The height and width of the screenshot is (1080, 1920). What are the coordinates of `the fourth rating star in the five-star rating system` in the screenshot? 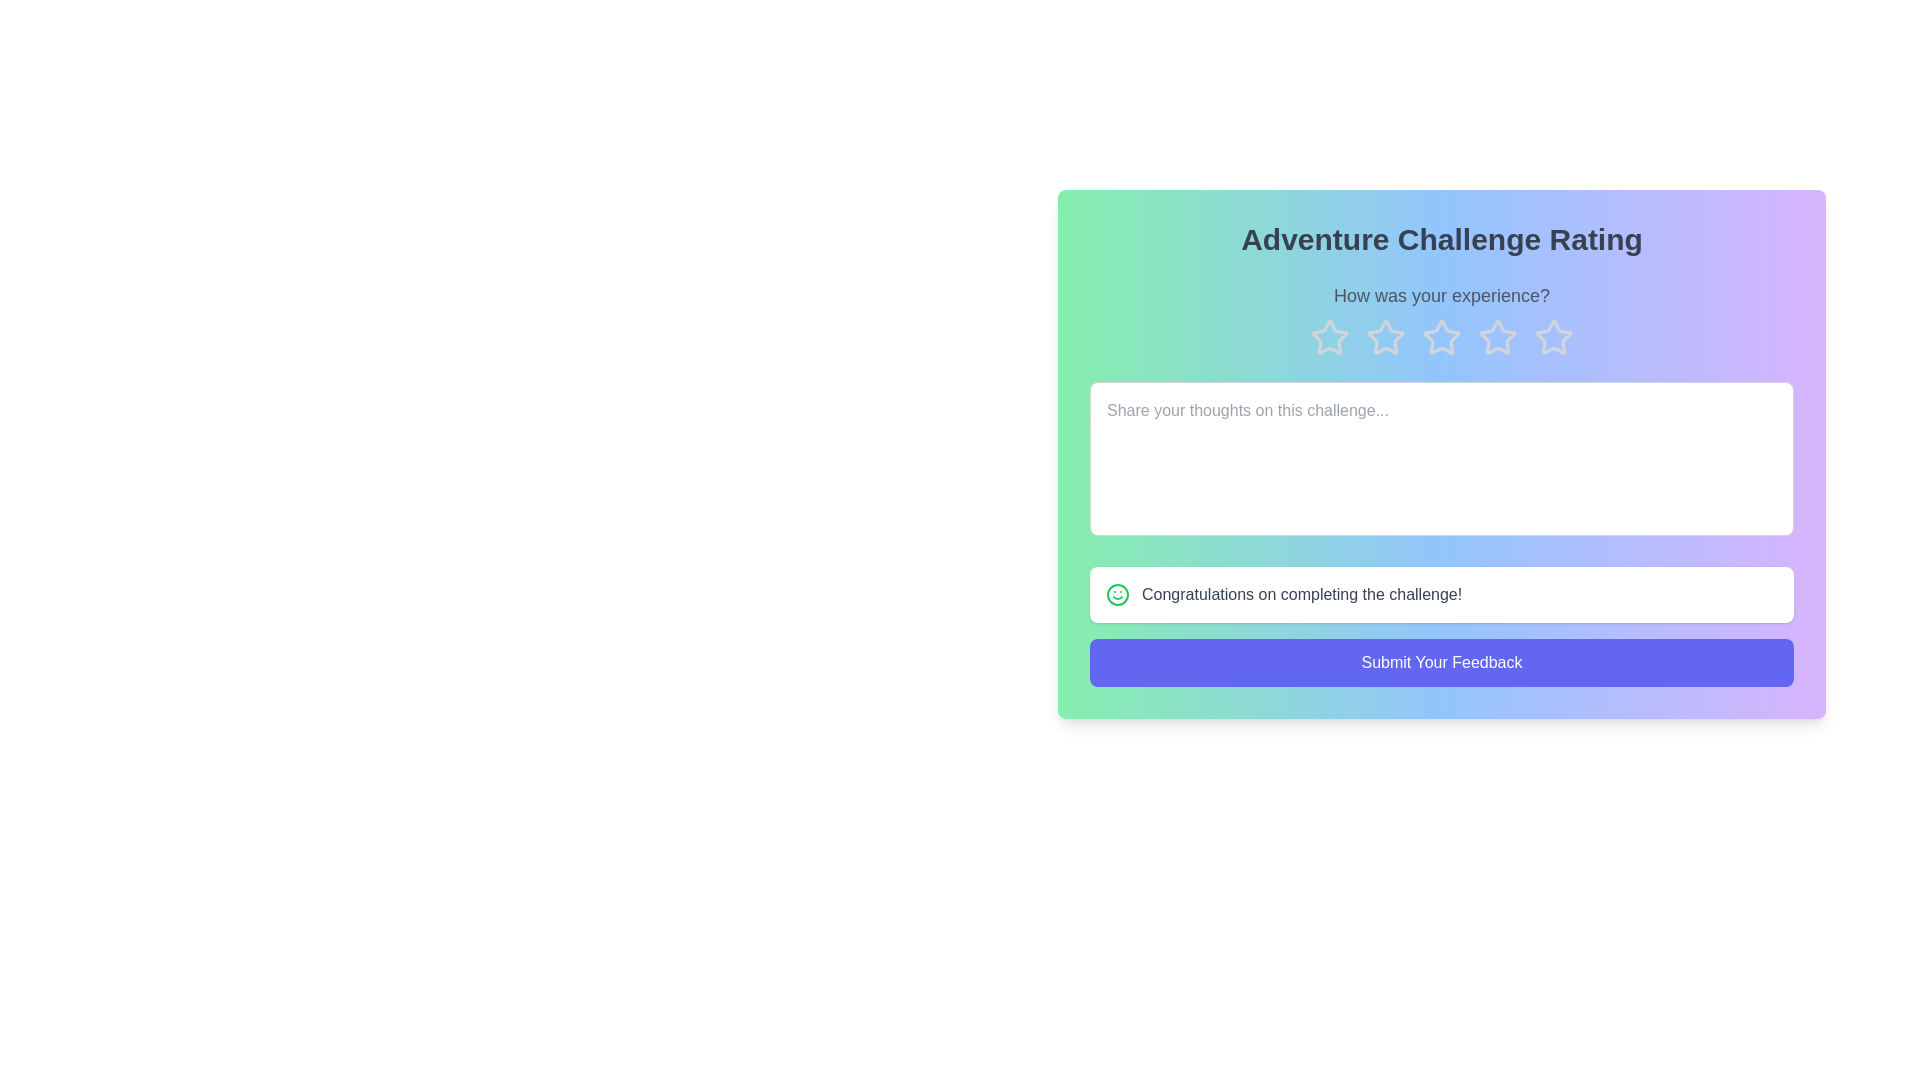 It's located at (1441, 337).